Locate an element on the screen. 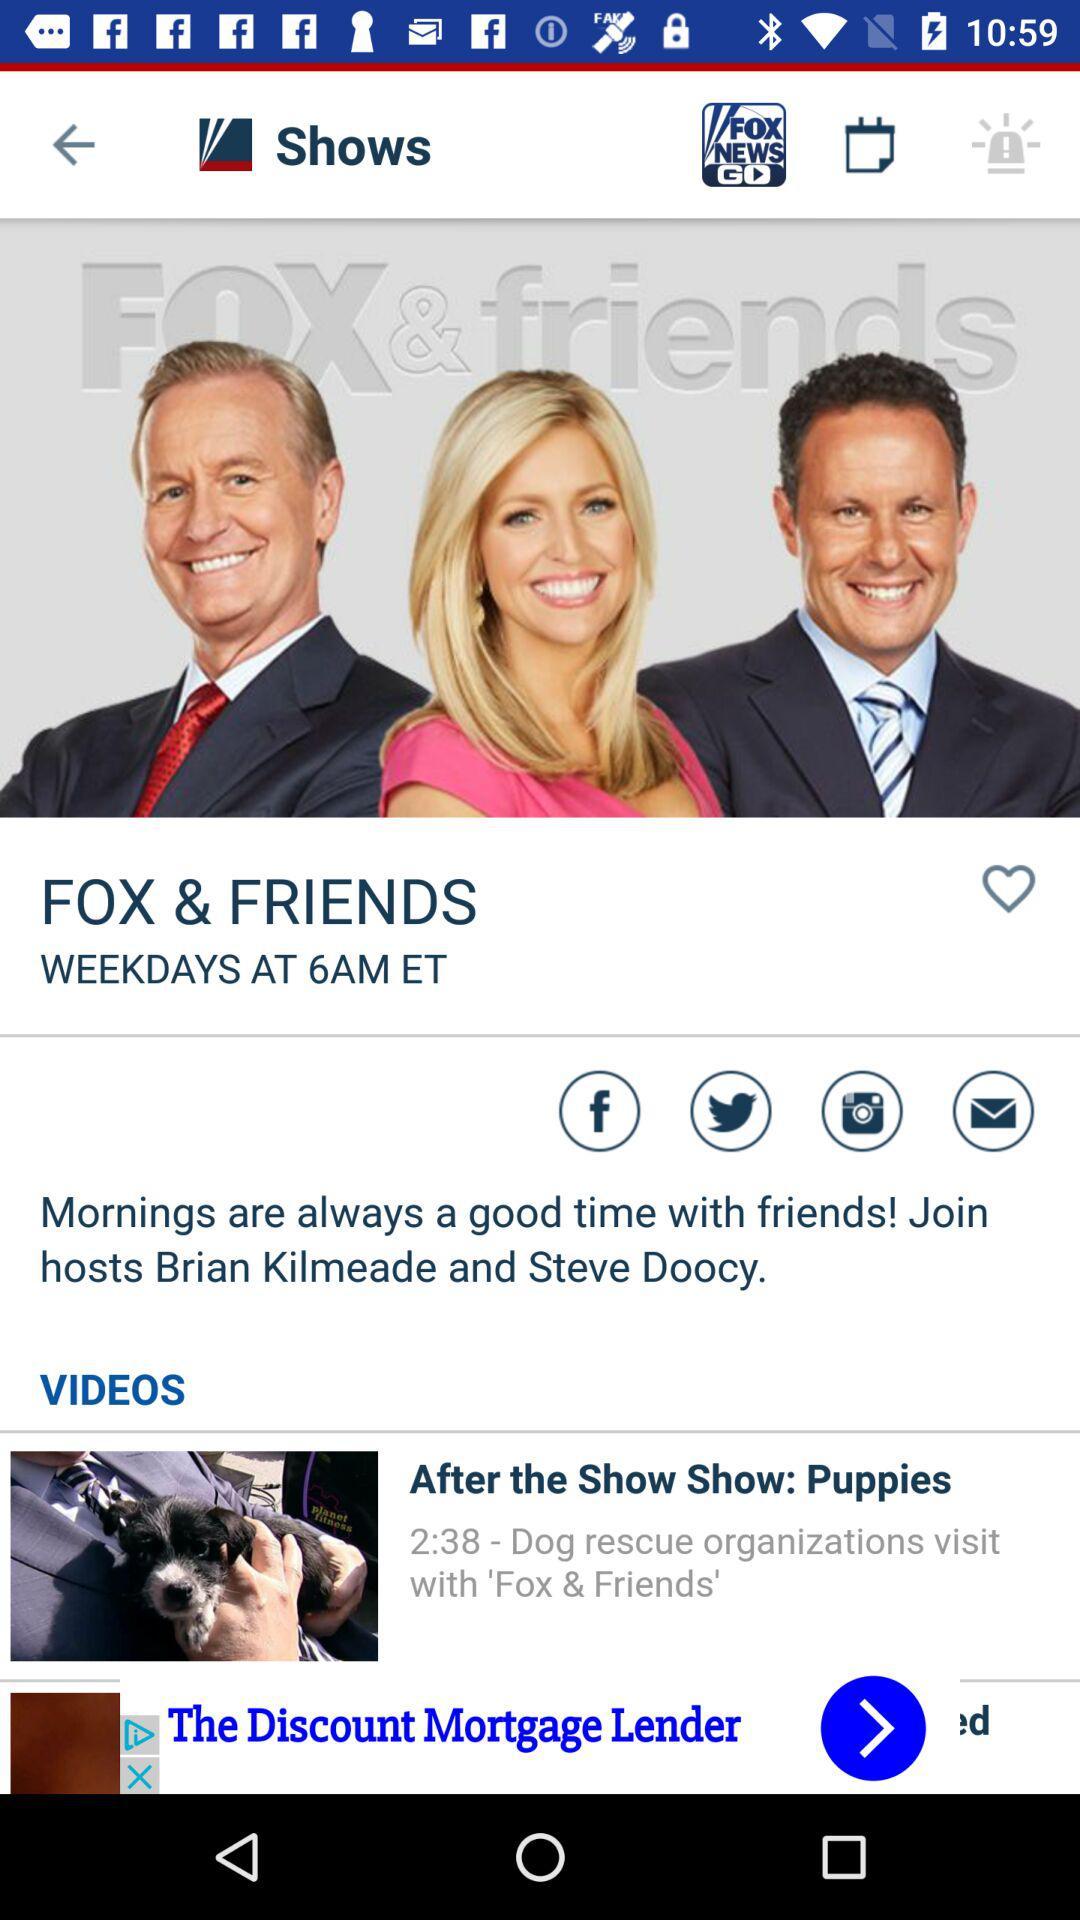 The width and height of the screenshot is (1080, 1920). the button right to the fox  friends is located at coordinates (1009, 887).